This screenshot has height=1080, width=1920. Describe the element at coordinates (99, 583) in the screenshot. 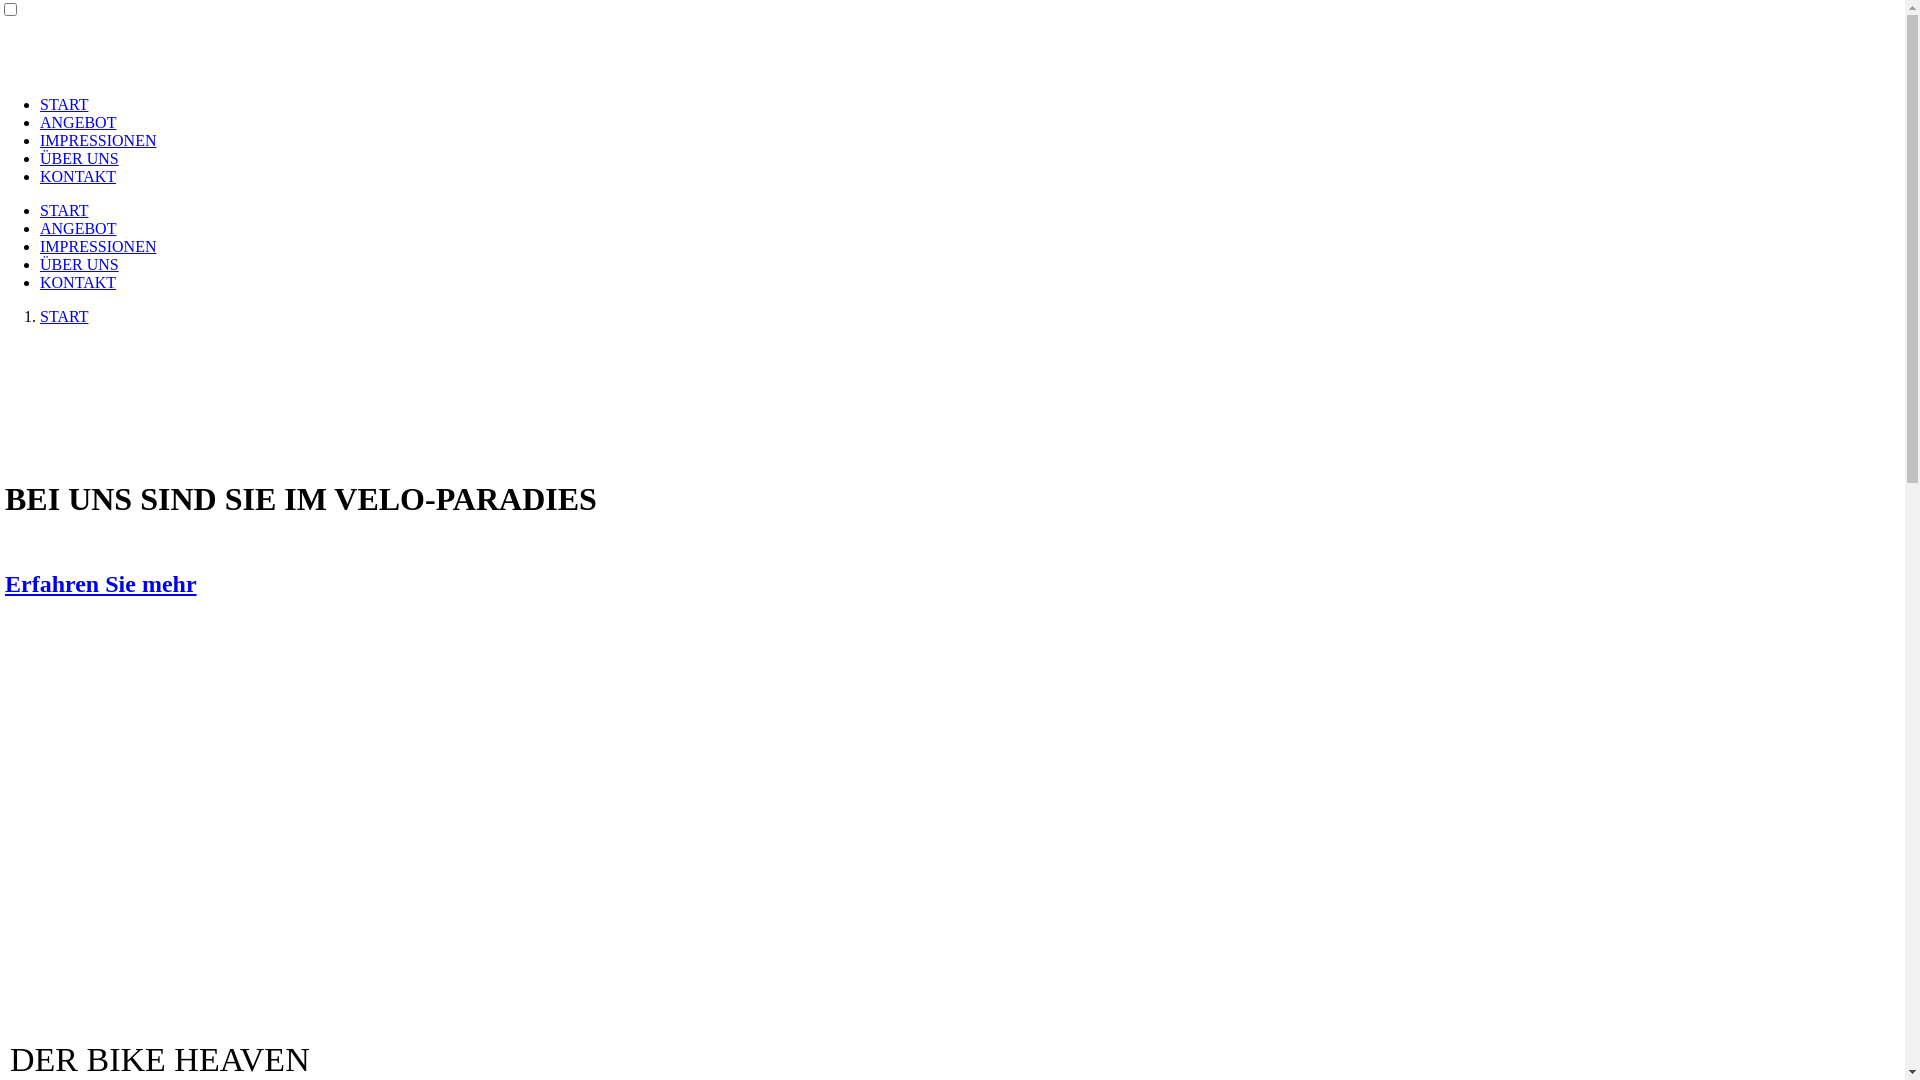

I see `'Erfahren Sie mehr'` at that location.